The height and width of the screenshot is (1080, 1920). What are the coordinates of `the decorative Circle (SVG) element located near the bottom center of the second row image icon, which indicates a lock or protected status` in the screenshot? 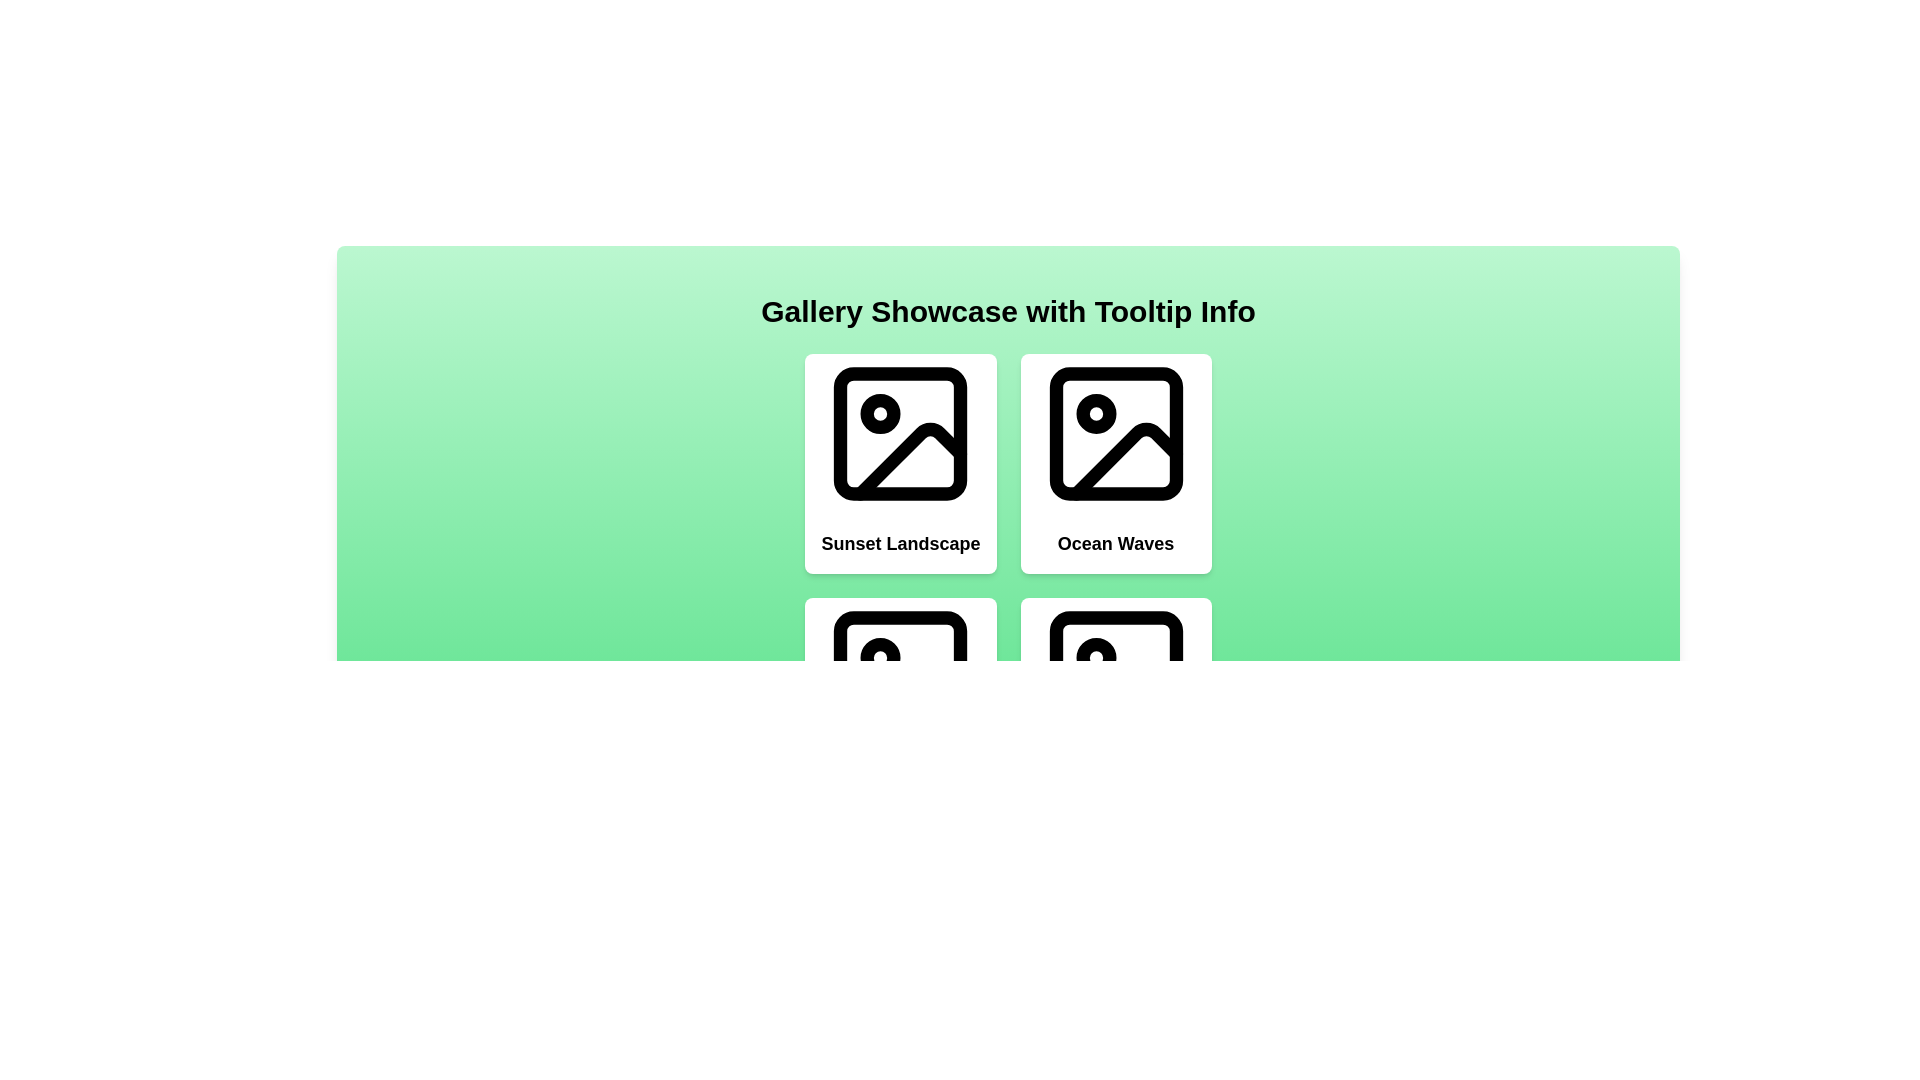 It's located at (1094, 658).